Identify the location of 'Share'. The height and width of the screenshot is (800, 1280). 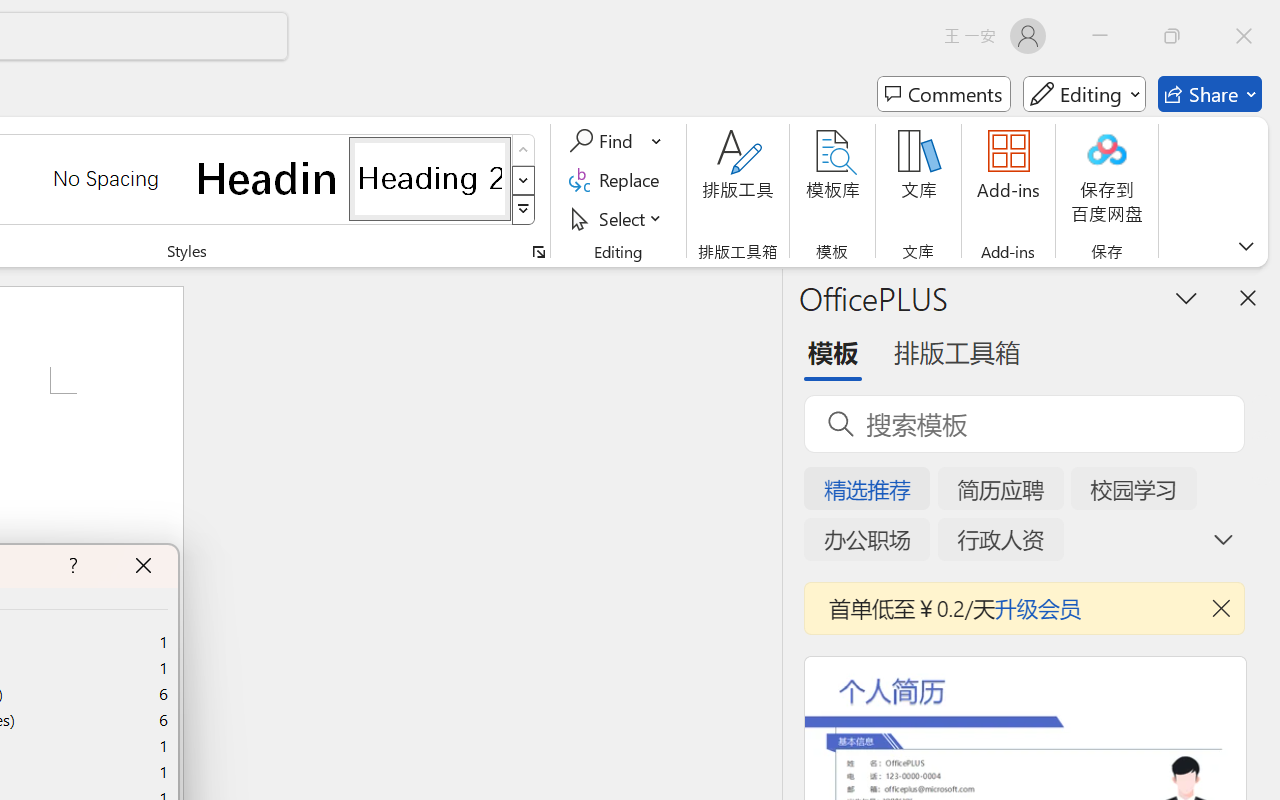
(1209, 94).